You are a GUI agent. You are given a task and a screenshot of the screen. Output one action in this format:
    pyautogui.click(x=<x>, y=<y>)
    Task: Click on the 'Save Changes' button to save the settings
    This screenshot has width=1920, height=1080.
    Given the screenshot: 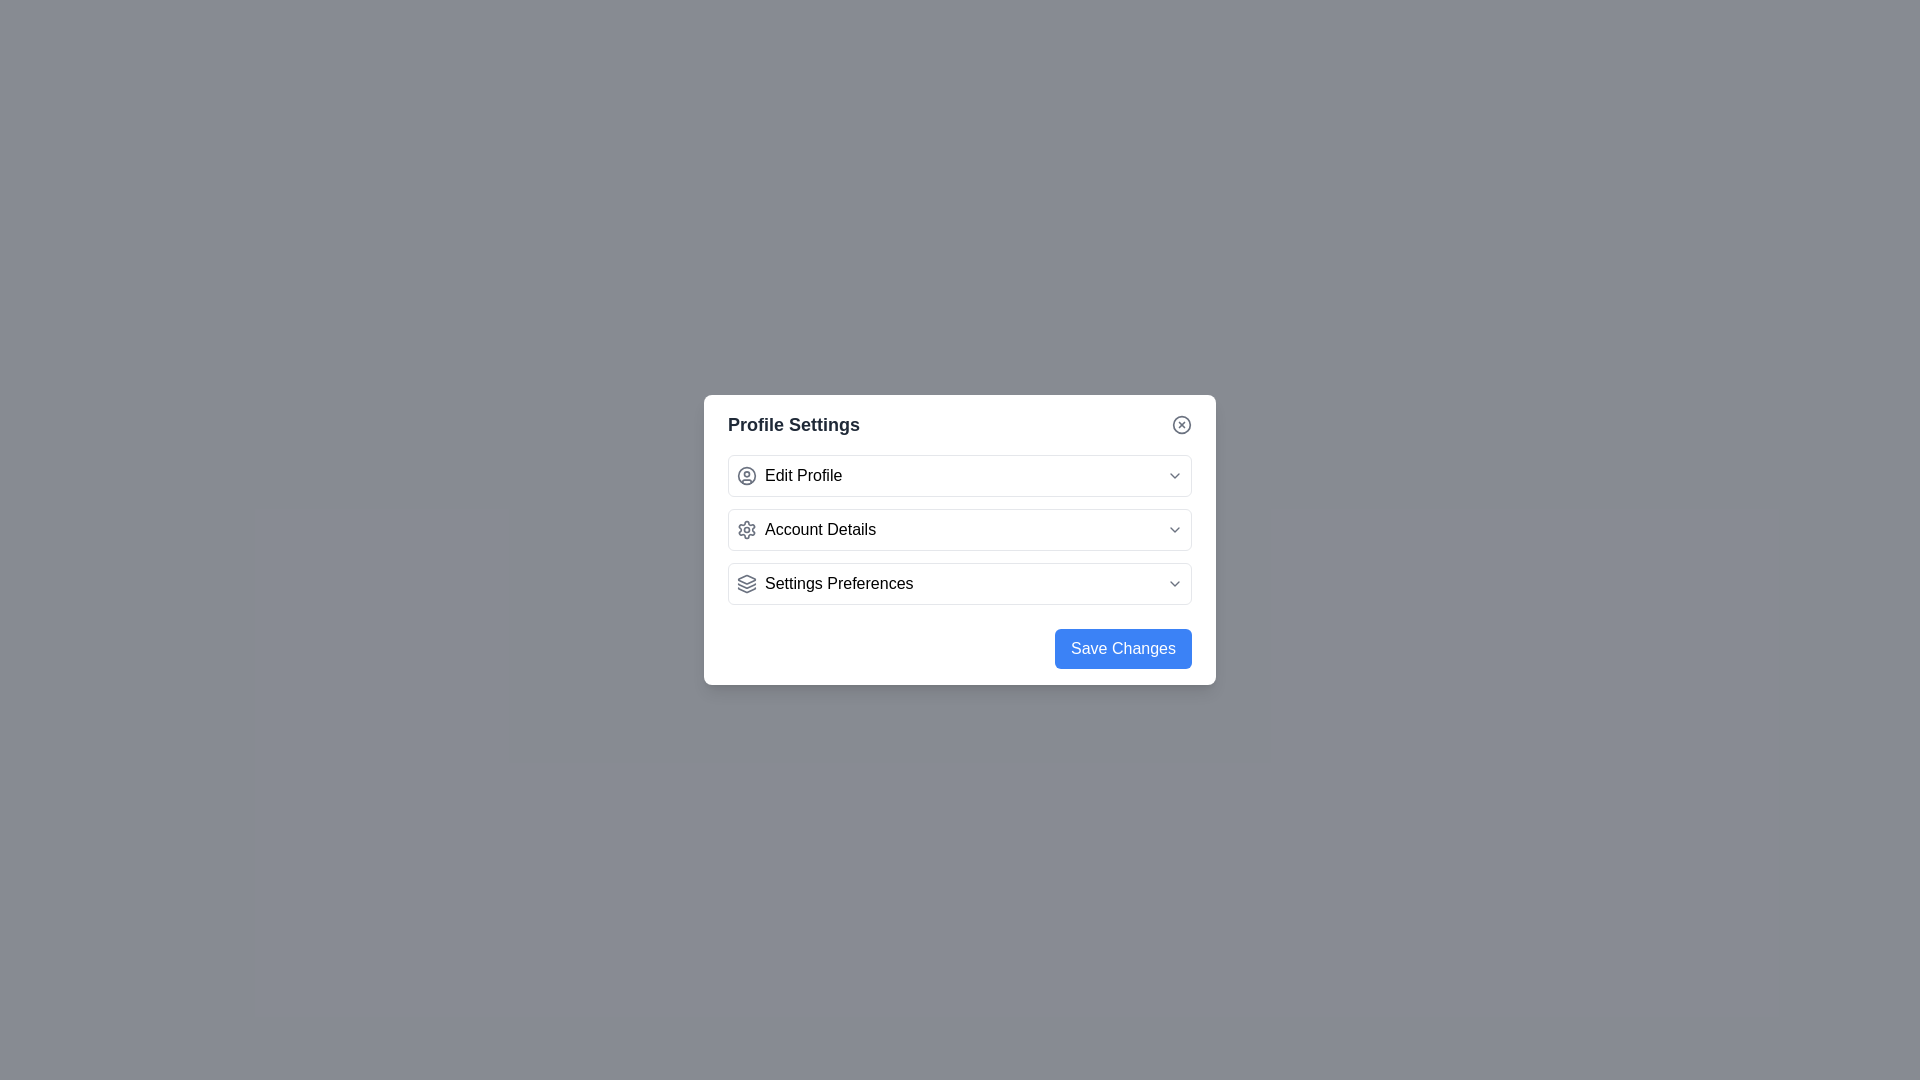 What is the action you would take?
    pyautogui.click(x=1123, y=648)
    